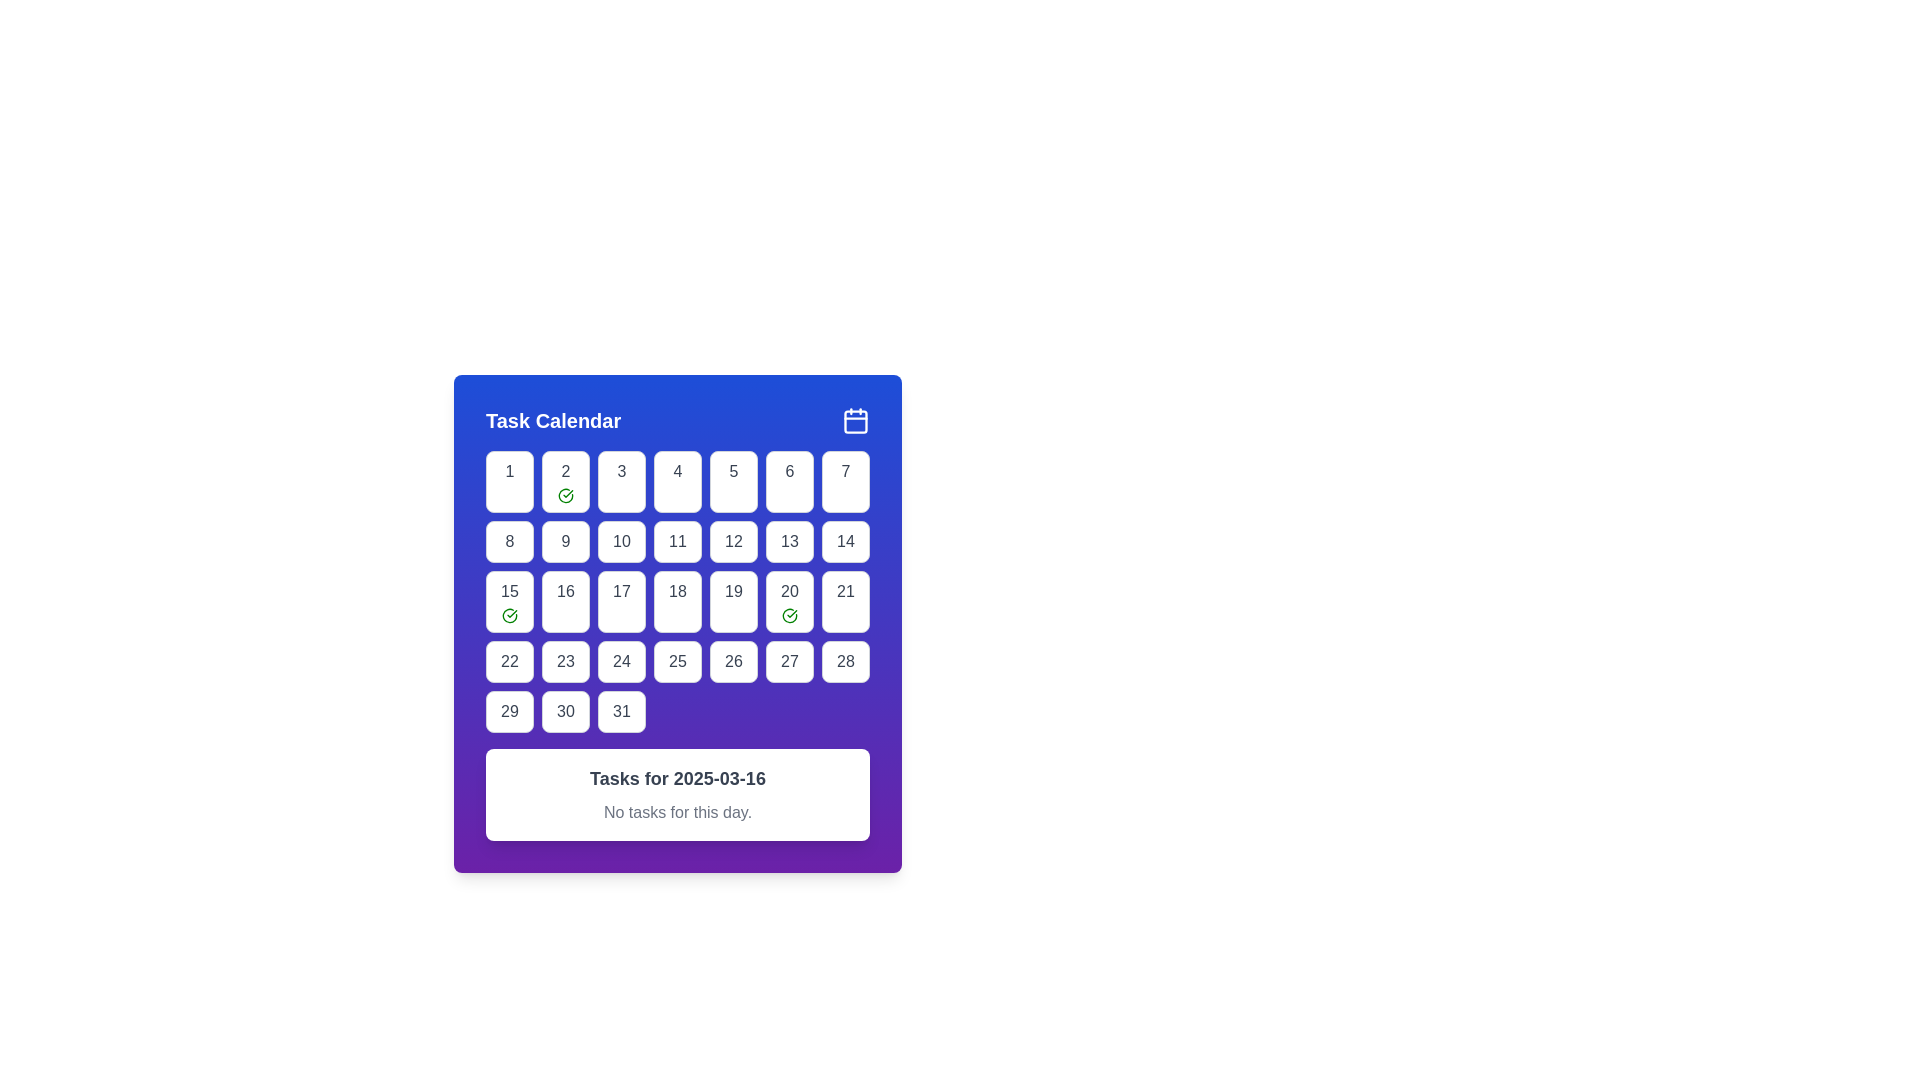 The image size is (1920, 1080). Describe the element at coordinates (845, 662) in the screenshot. I see `the text-based button displaying the number '28'` at that location.